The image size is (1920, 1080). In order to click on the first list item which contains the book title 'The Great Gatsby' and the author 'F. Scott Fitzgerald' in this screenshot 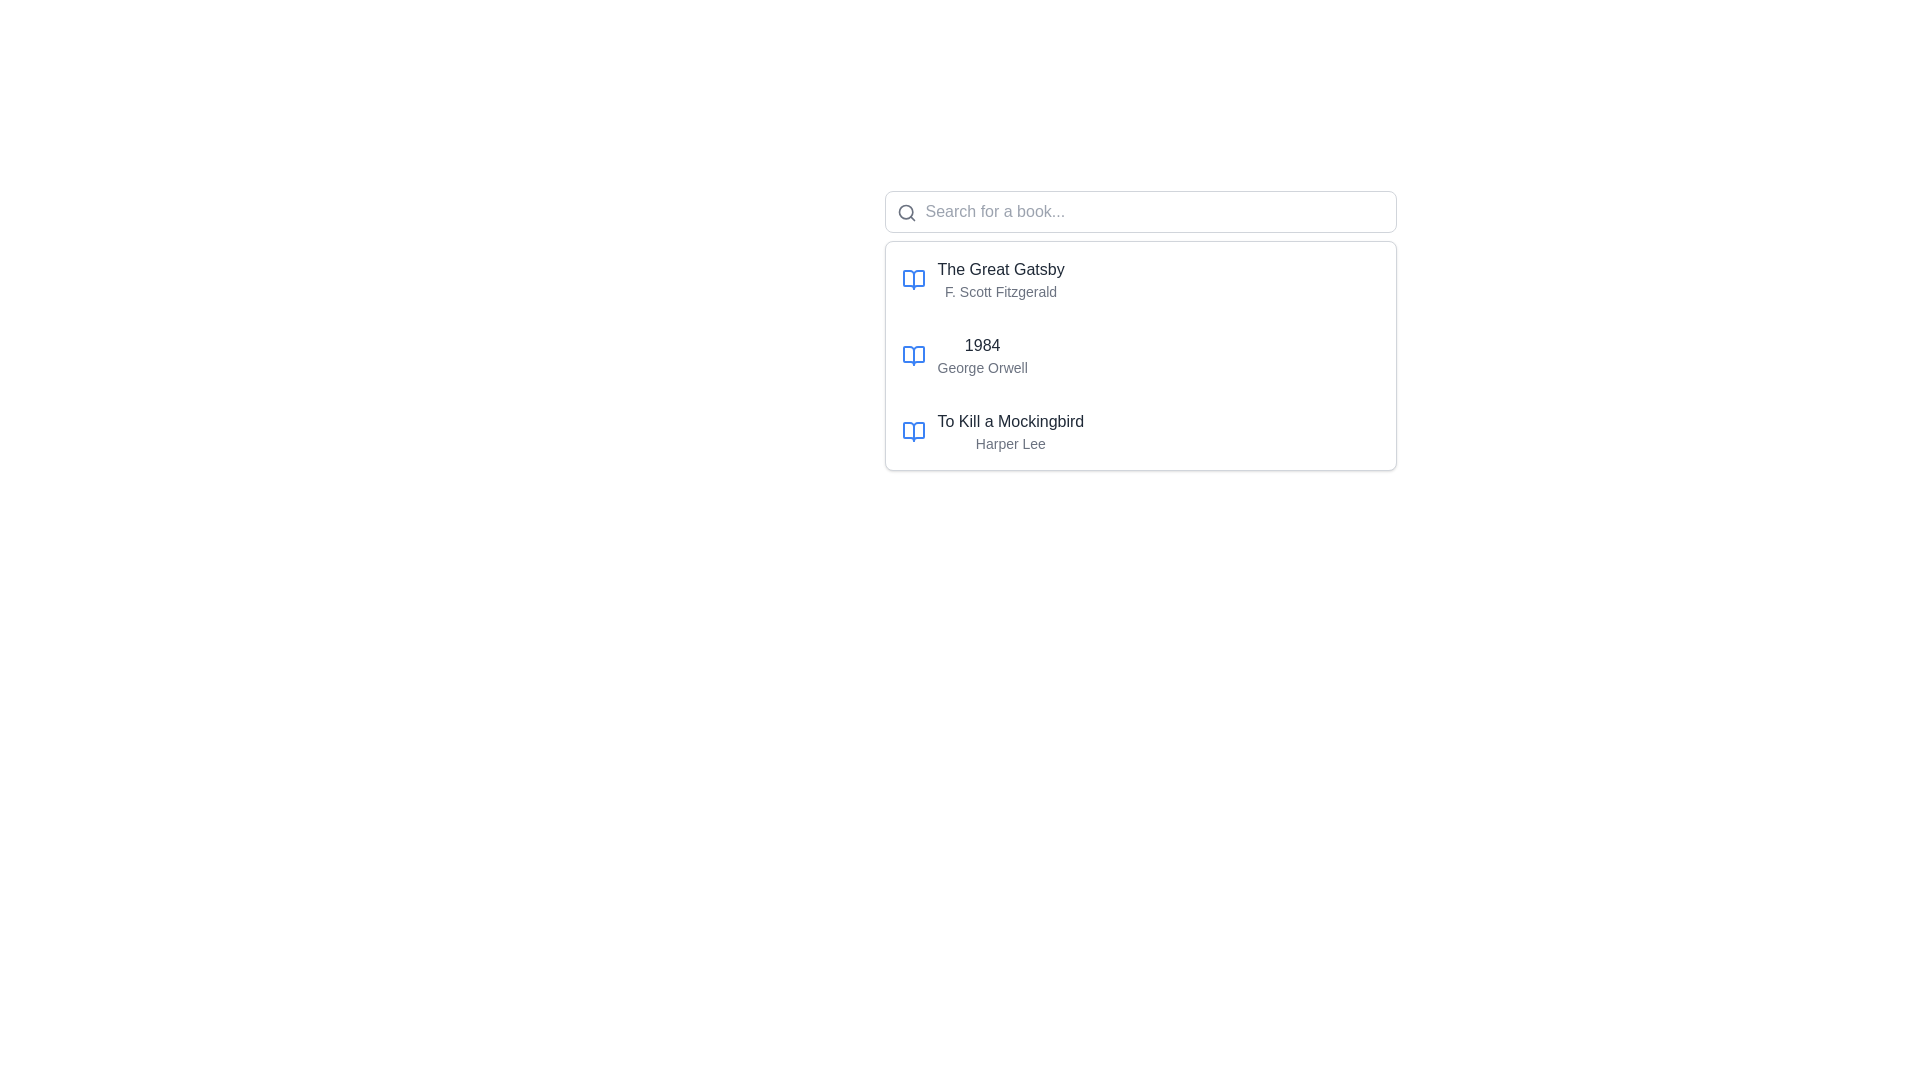, I will do `click(1140, 280)`.